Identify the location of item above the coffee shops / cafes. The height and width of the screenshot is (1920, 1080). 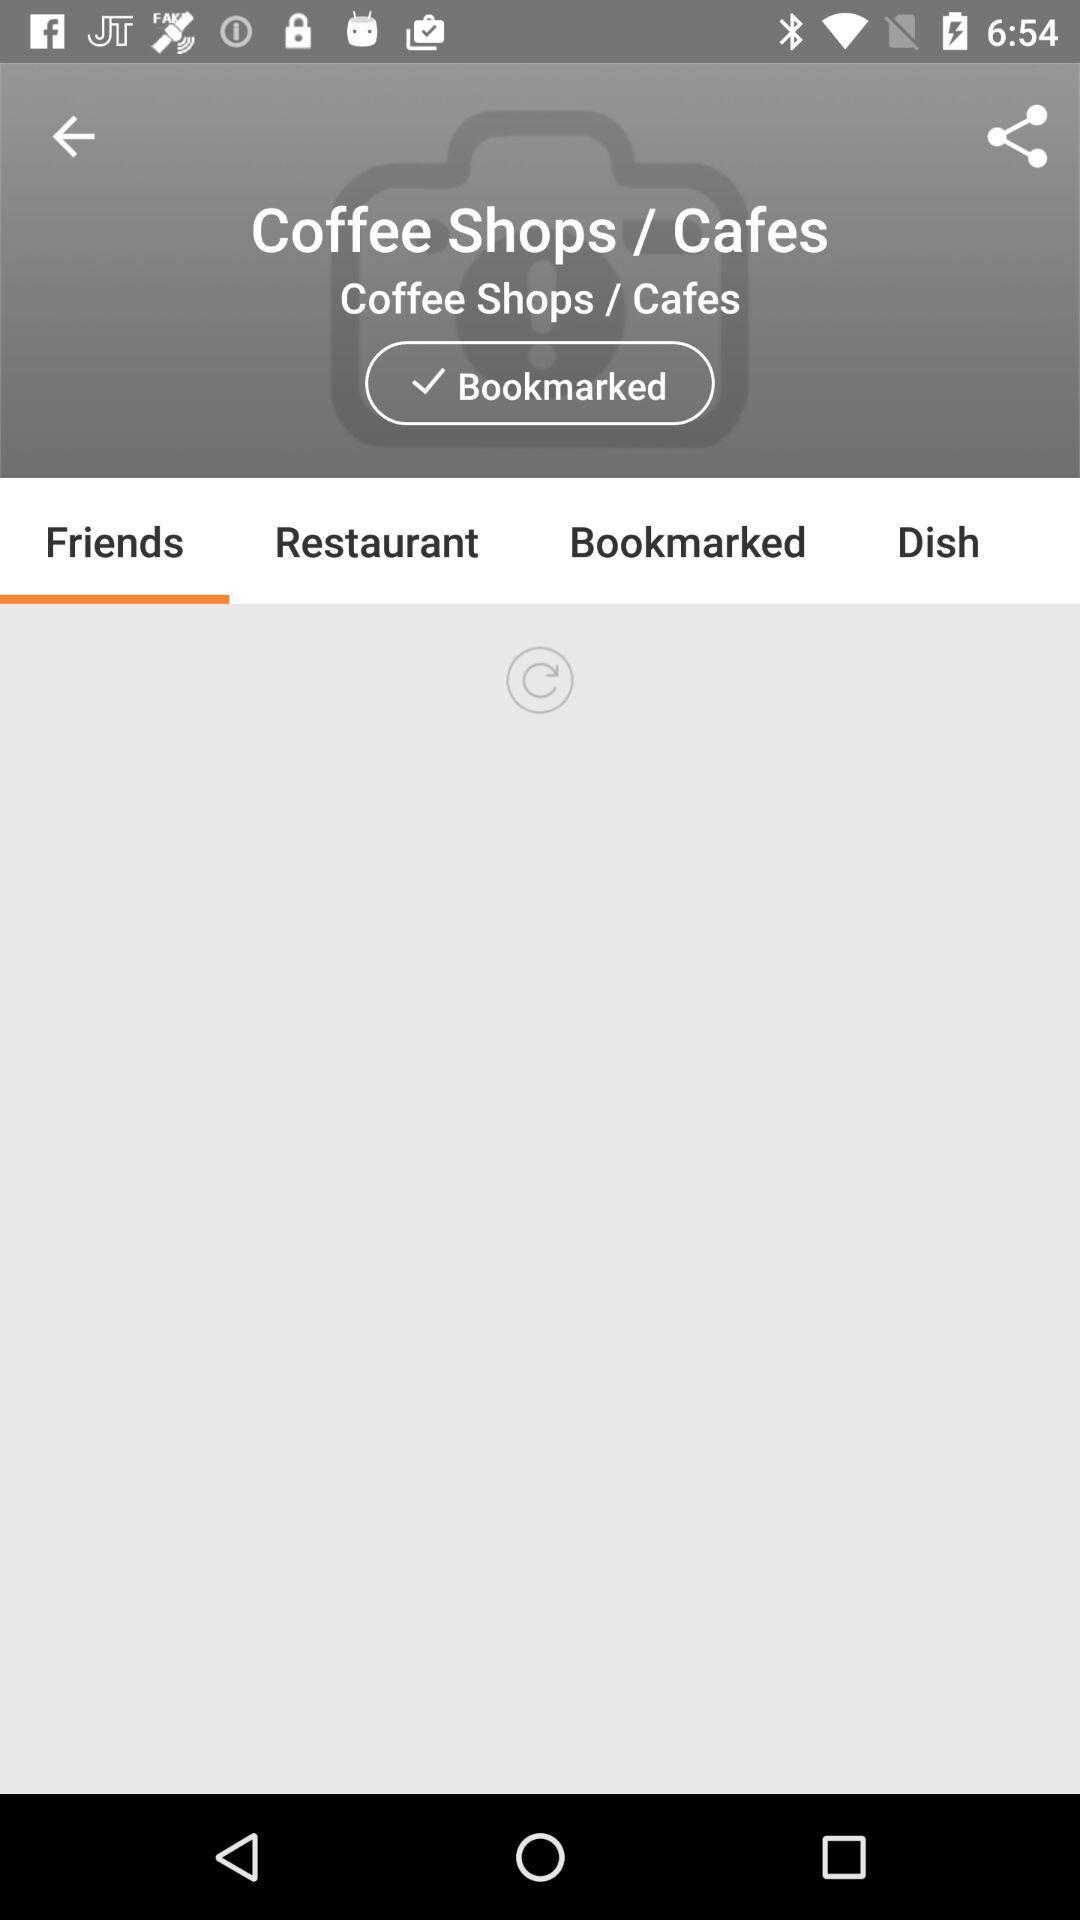
(1017, 135).